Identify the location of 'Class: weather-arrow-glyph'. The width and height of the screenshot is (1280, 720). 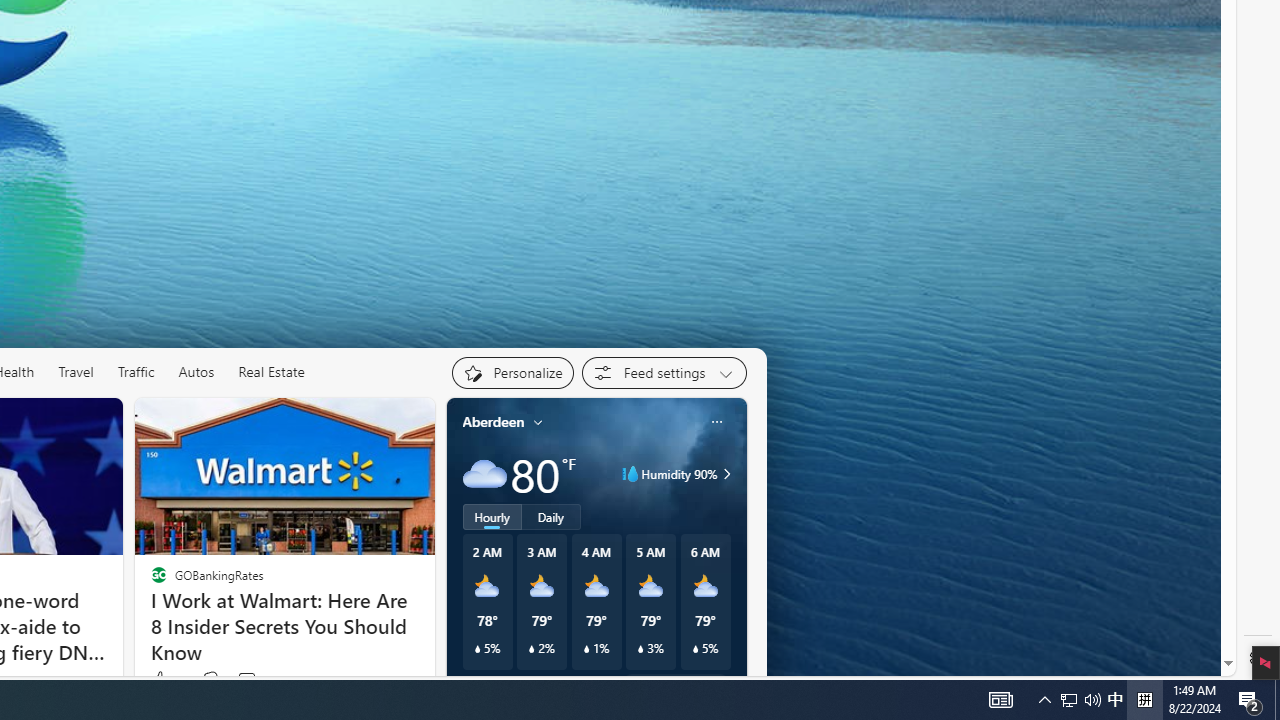
(726, 474).